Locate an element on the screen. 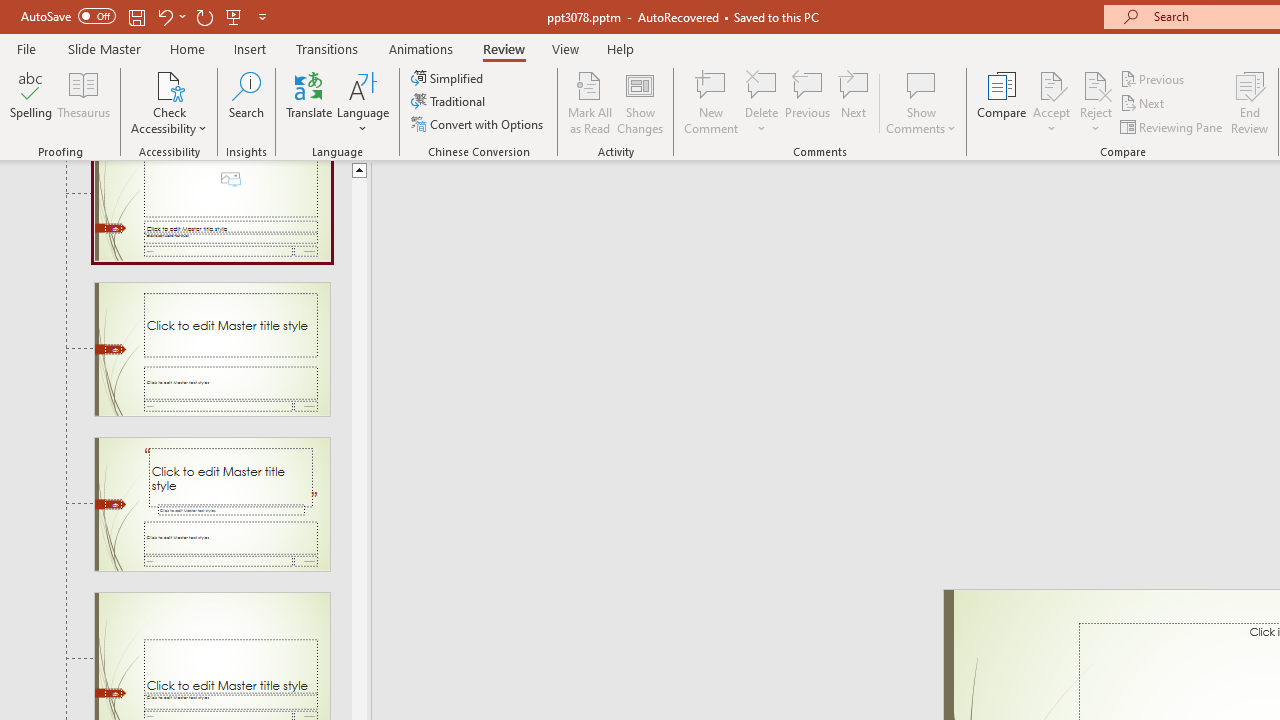 This screenshot has height=720, width=1280. 'Reviewing Pane' is located at coordinates (1173, 127).